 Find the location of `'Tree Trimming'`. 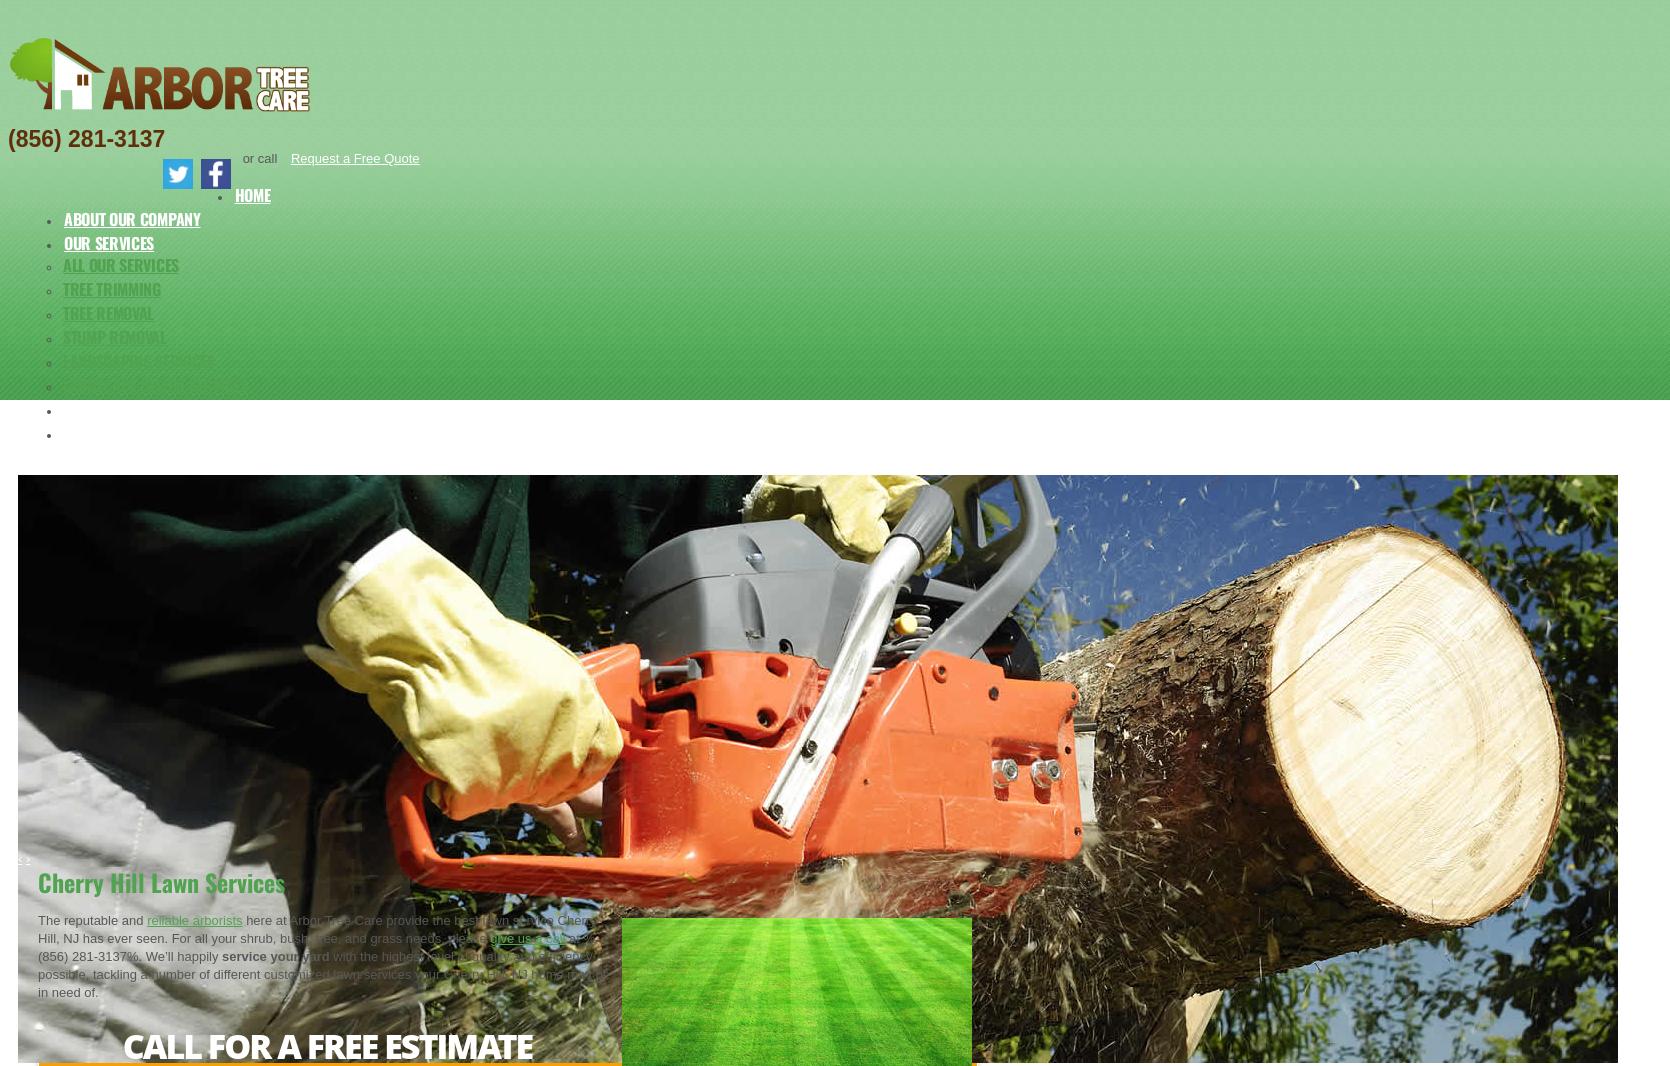

'Tree Trimming' is located at coordinates (62, 288).